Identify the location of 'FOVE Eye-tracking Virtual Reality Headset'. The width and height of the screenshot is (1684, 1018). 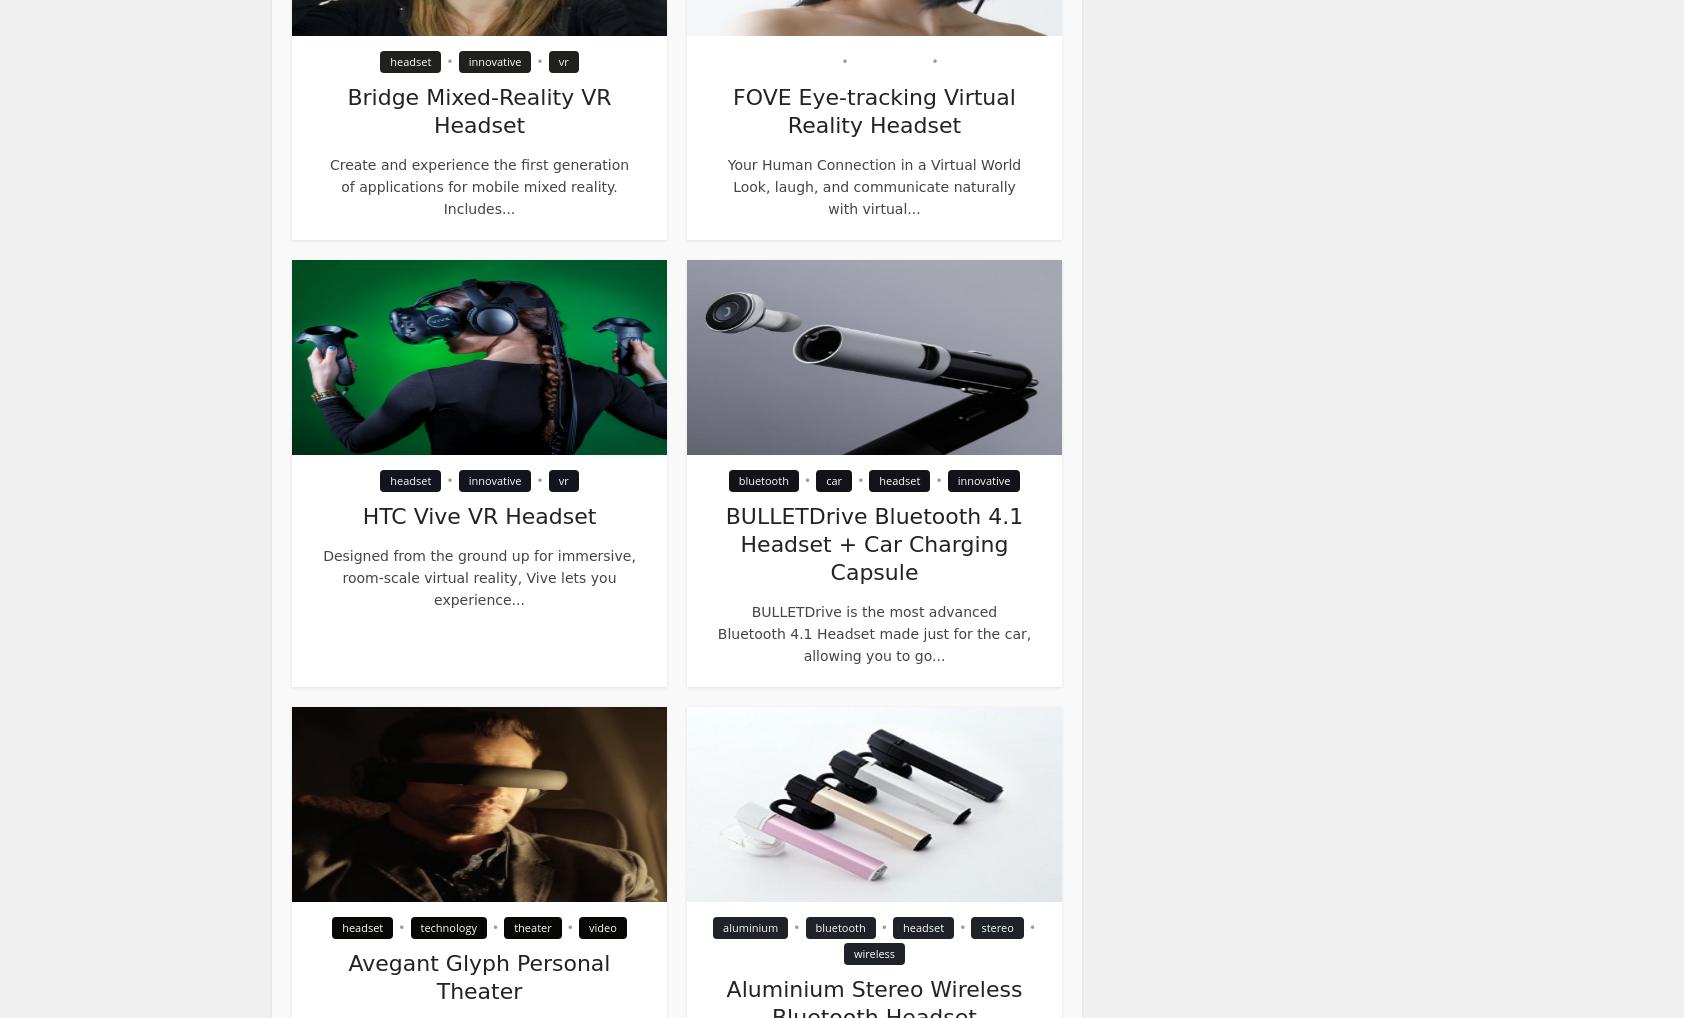
(872, 110).